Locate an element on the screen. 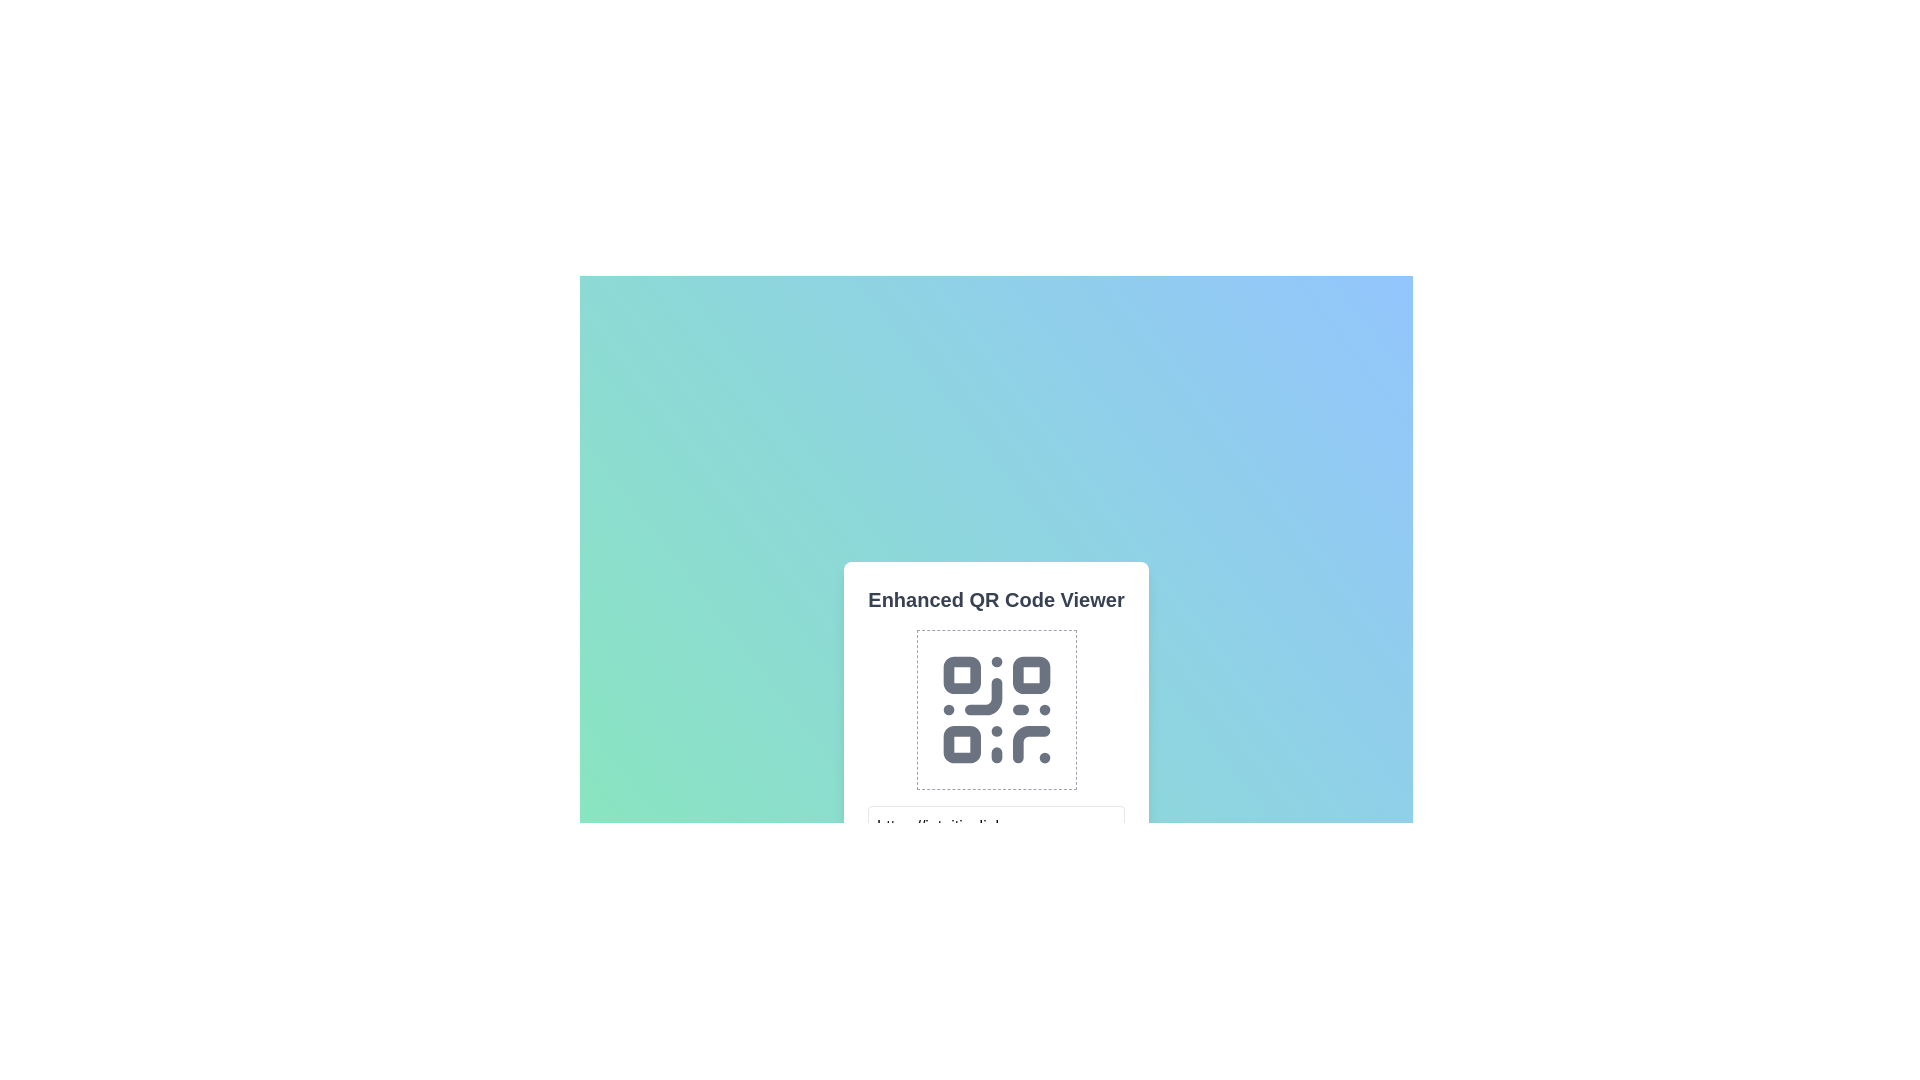 The height and width of the screenshot is (1080, 1920). the QR code icon located centrally within the 'Enhanced QR Code Viewer' card-like UI section is located at coordinates (996, 708).